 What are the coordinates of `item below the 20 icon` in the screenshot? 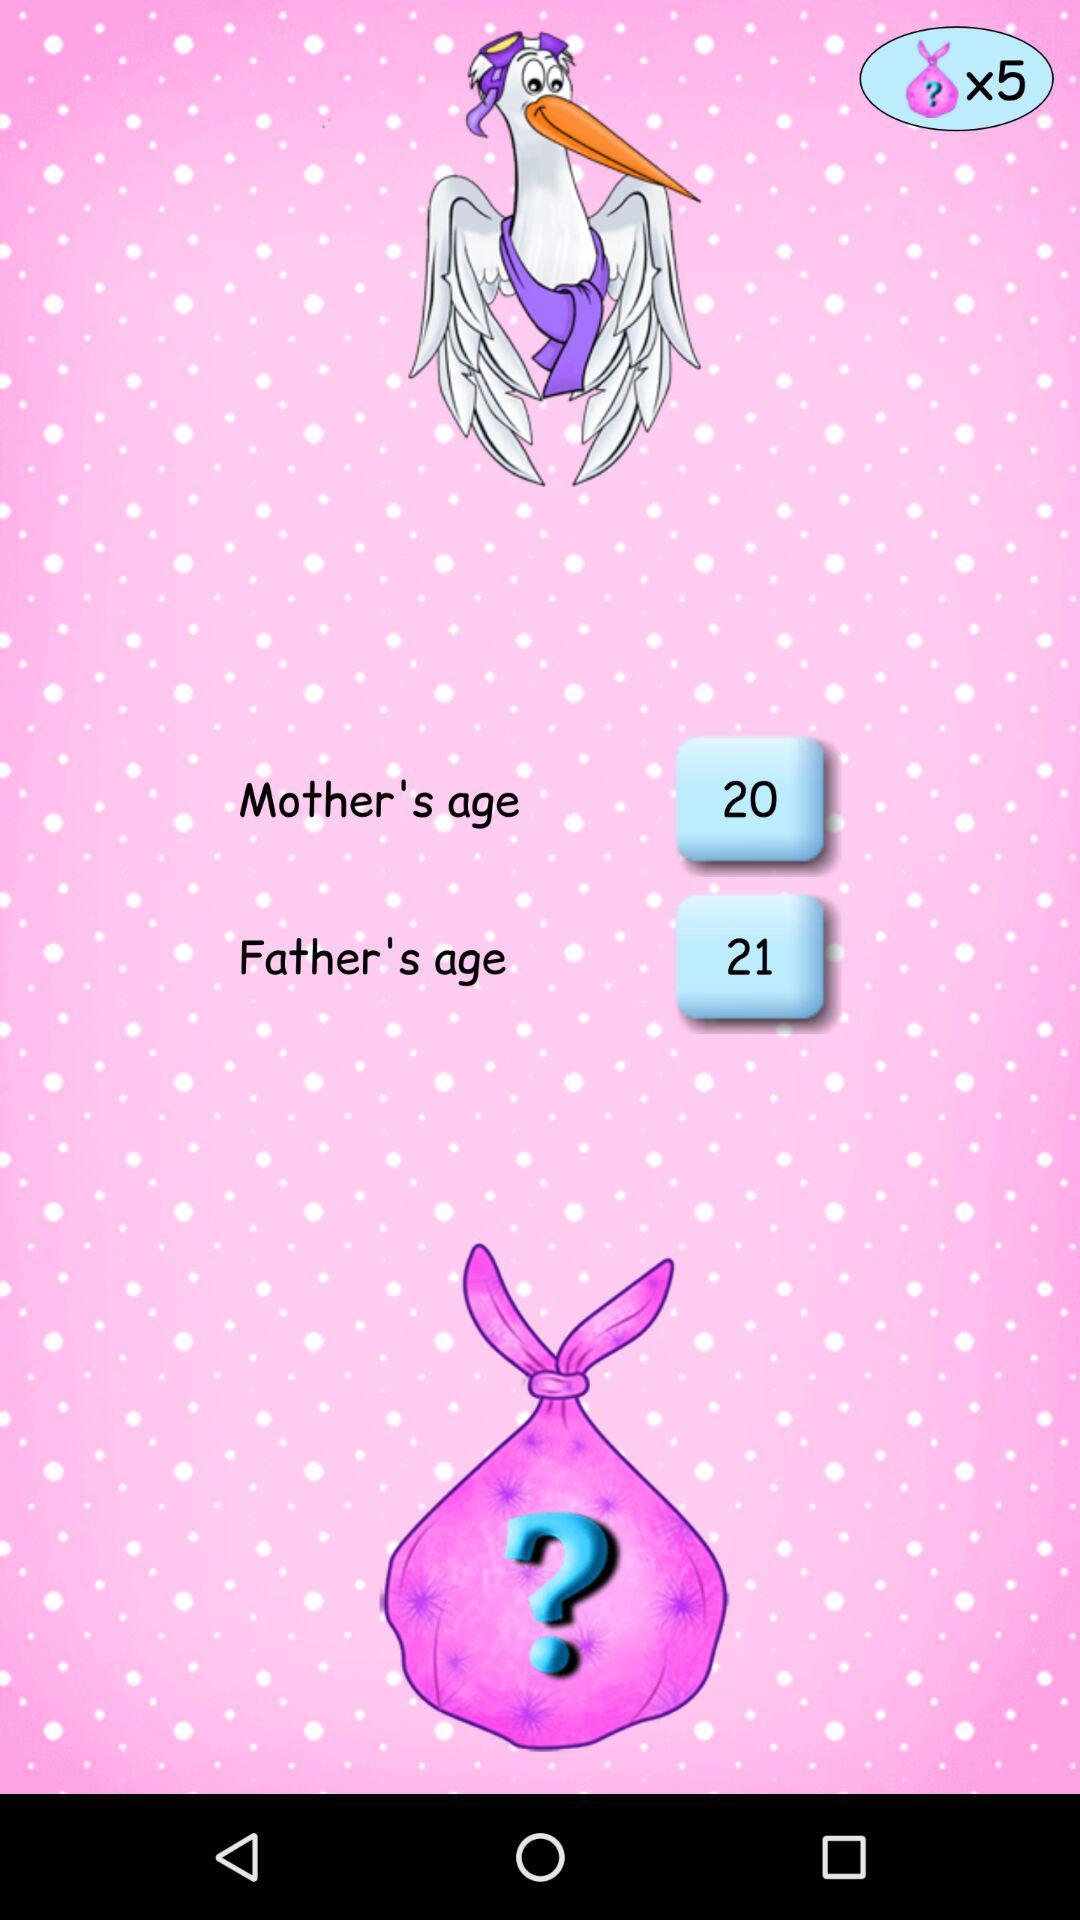 It's located at (749, 954).